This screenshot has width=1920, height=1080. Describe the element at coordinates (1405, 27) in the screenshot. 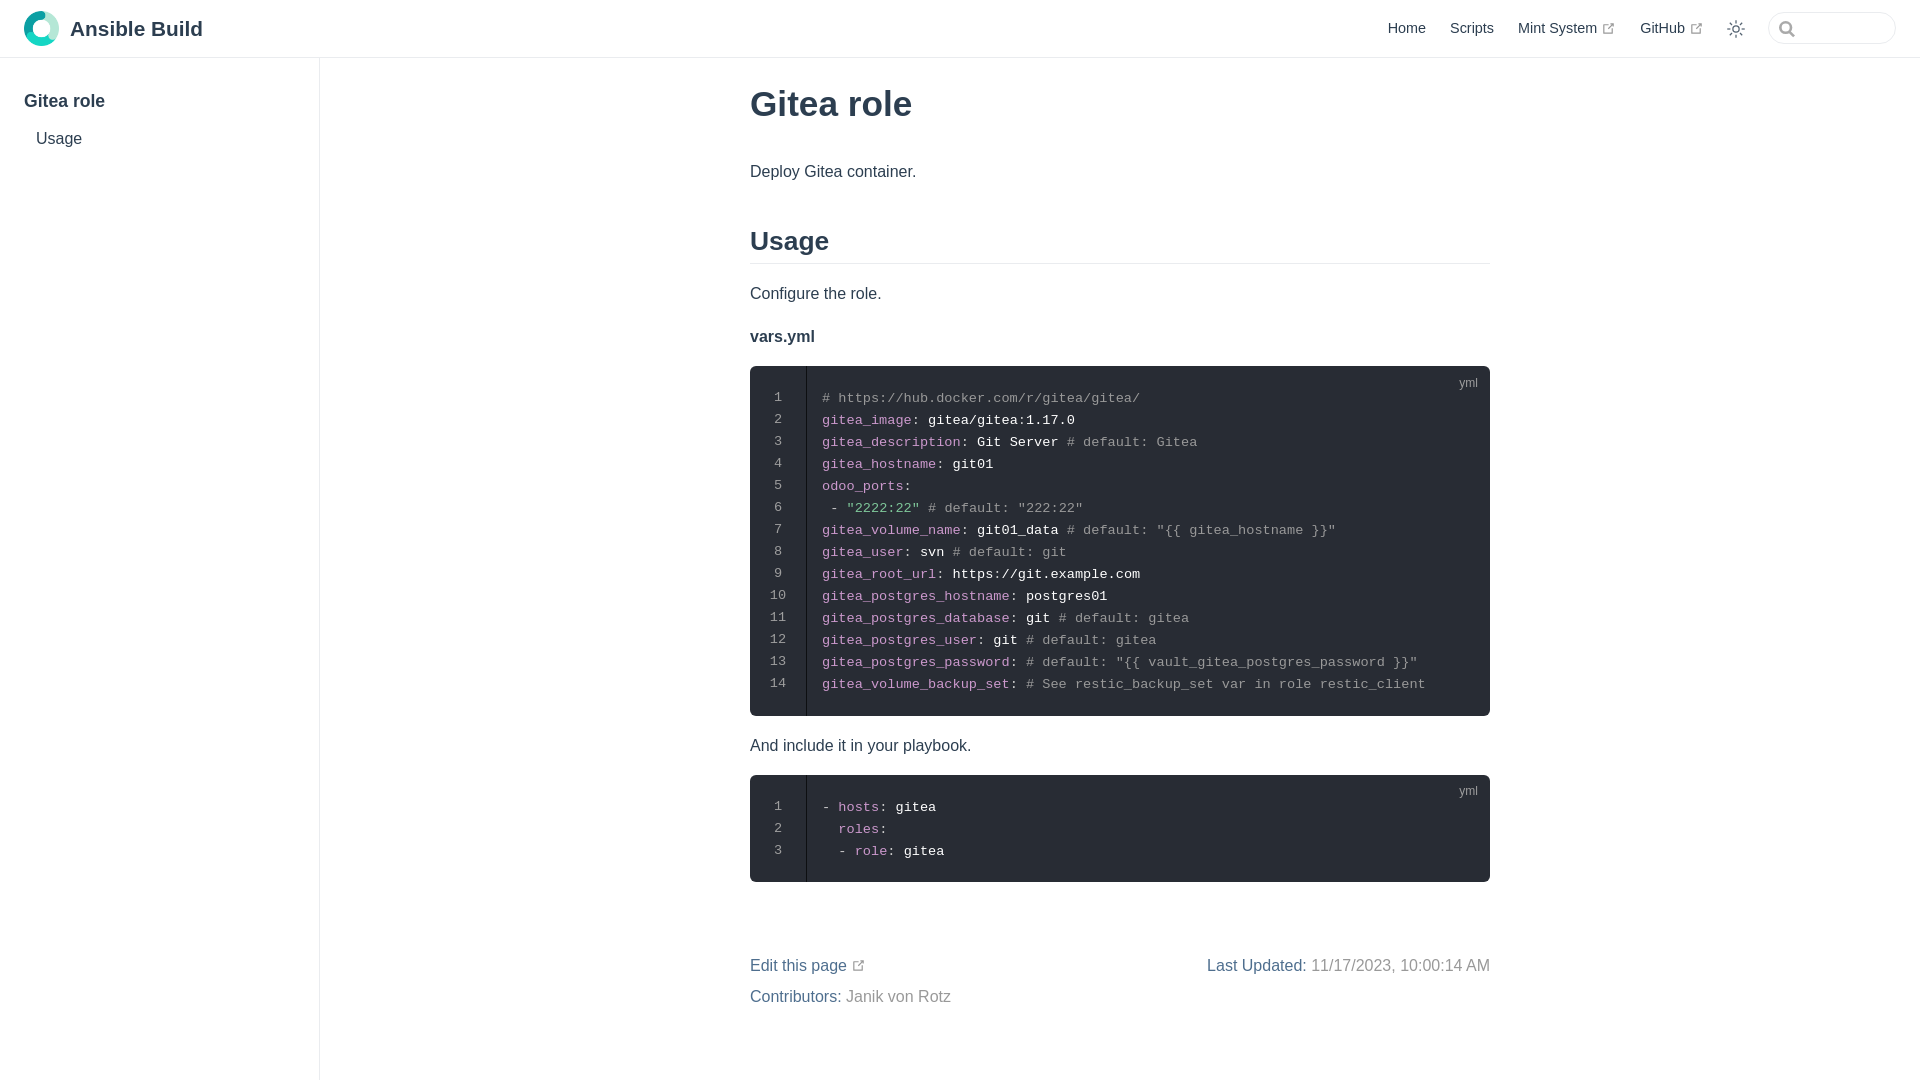

I see `'Home'` at that location.